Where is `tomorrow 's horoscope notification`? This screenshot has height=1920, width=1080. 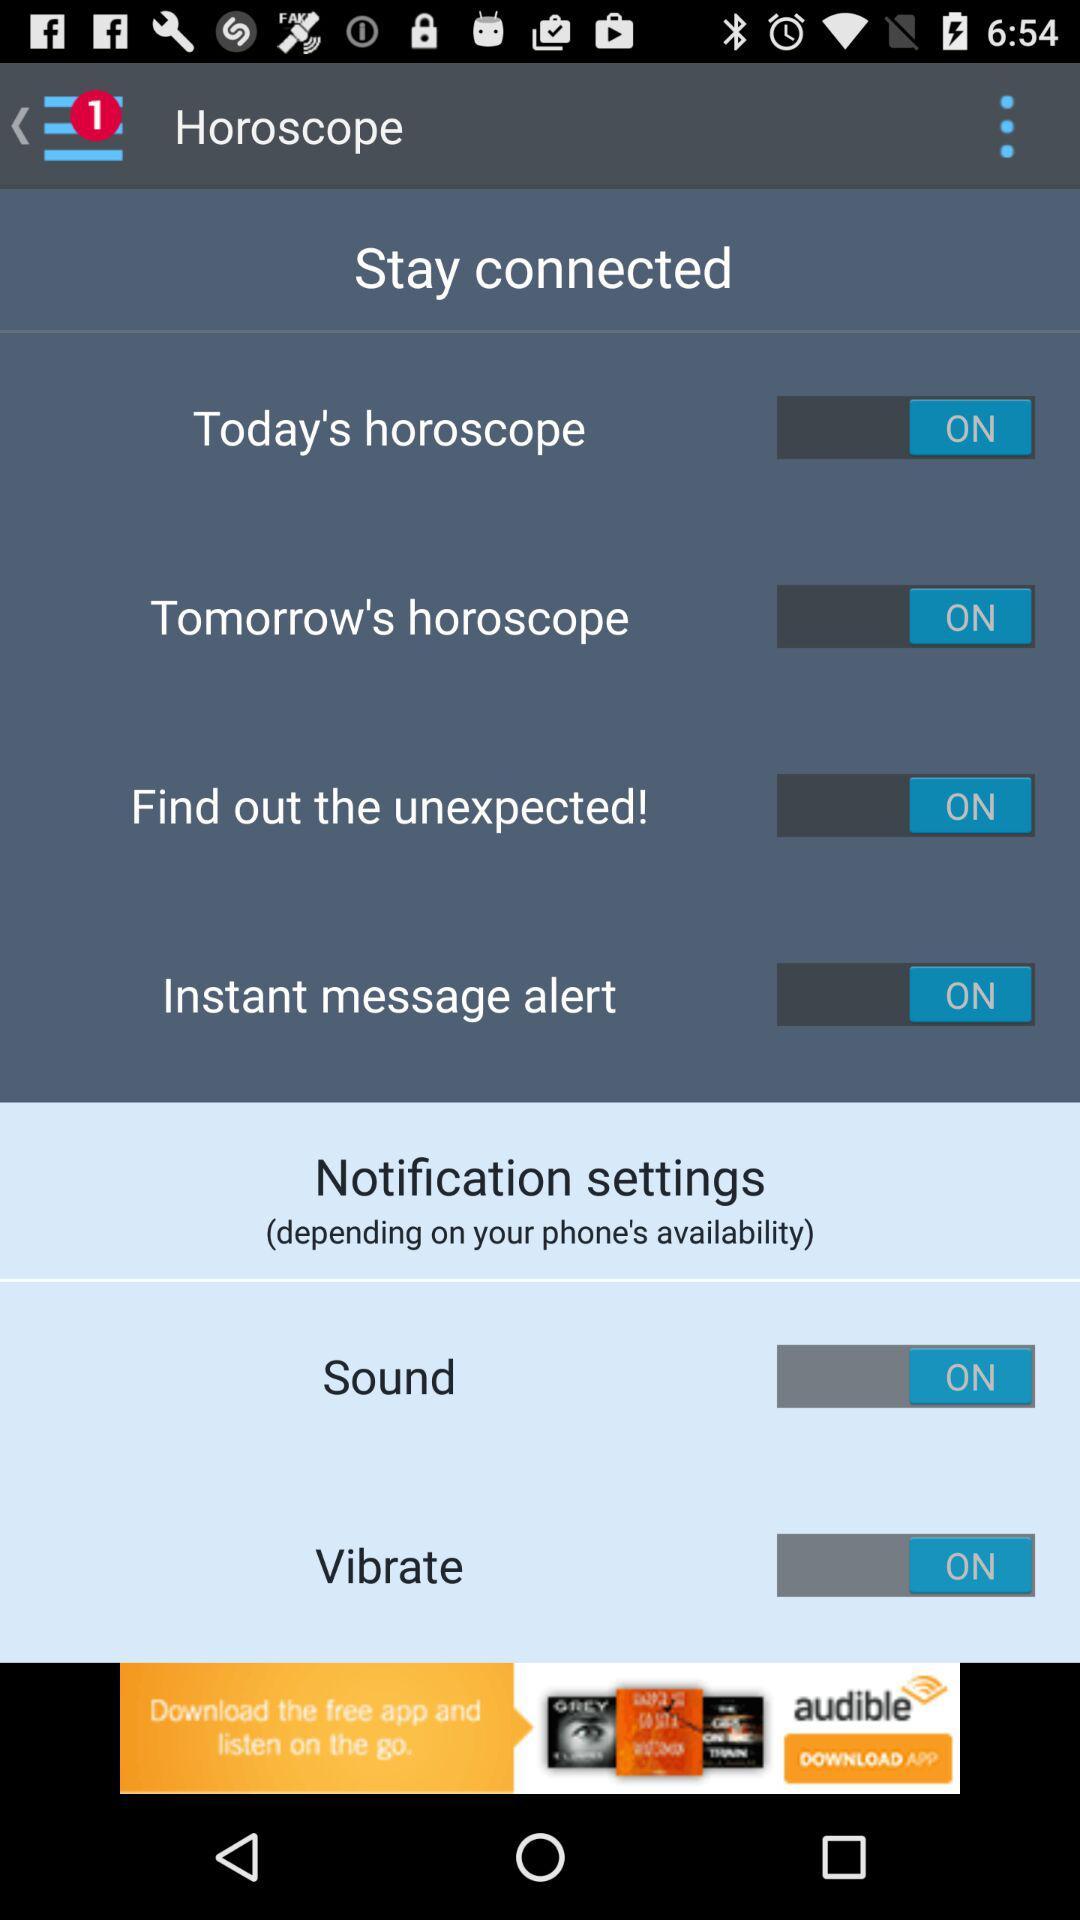
tomorrow 's horoscope notification is located at coordinates (906, 615).